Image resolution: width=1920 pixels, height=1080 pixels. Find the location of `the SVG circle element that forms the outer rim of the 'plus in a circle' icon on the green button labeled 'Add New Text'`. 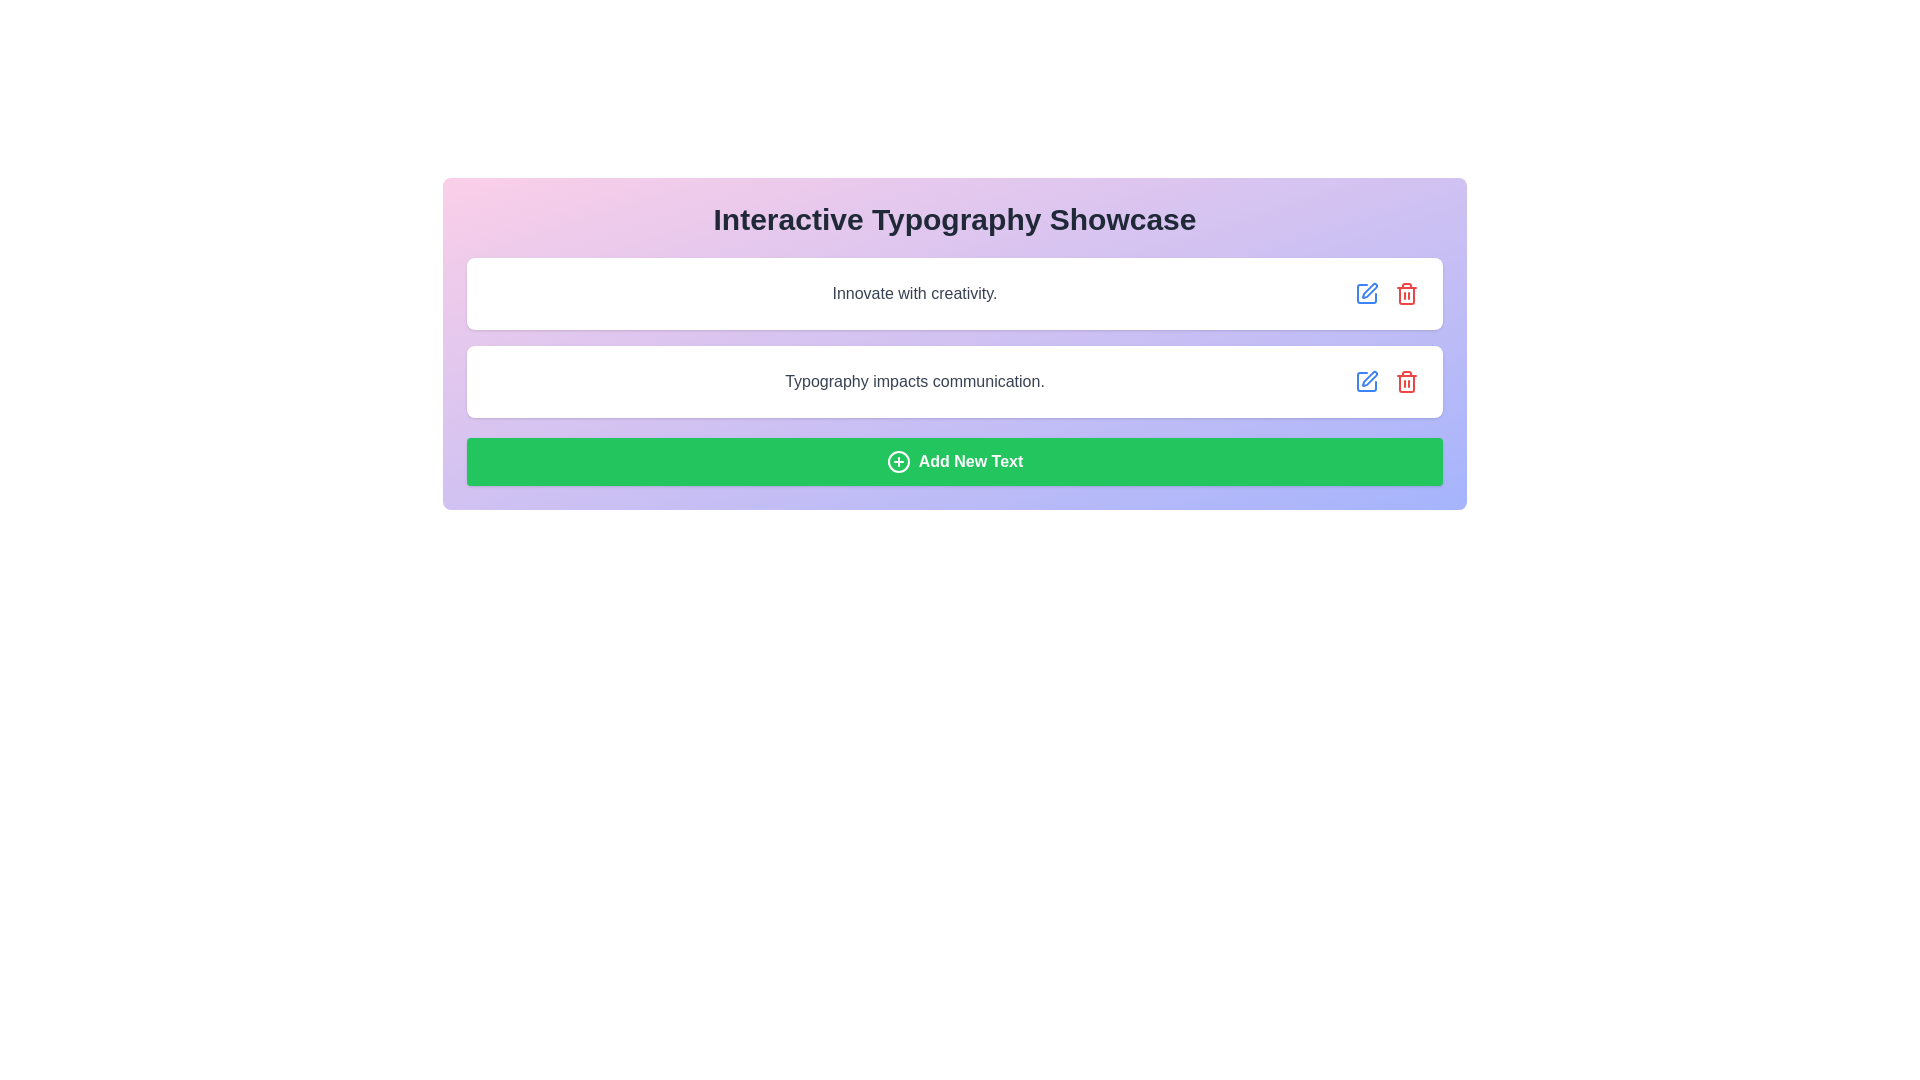

the SVG circle element that forms the outer rim of the 'plus in a circle' icon on the green button labeled 'Add New Text' is located at coordinates (897, 462).